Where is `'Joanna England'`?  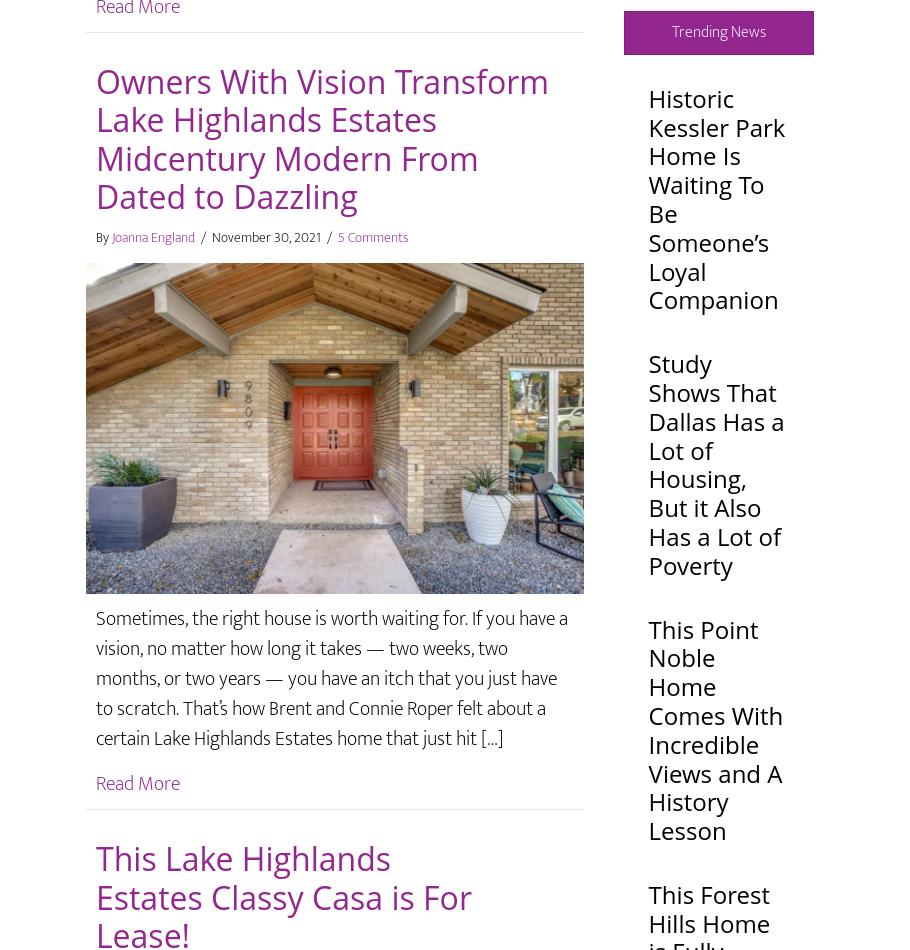 'Joanna England' is located at coordinates (152, 236).